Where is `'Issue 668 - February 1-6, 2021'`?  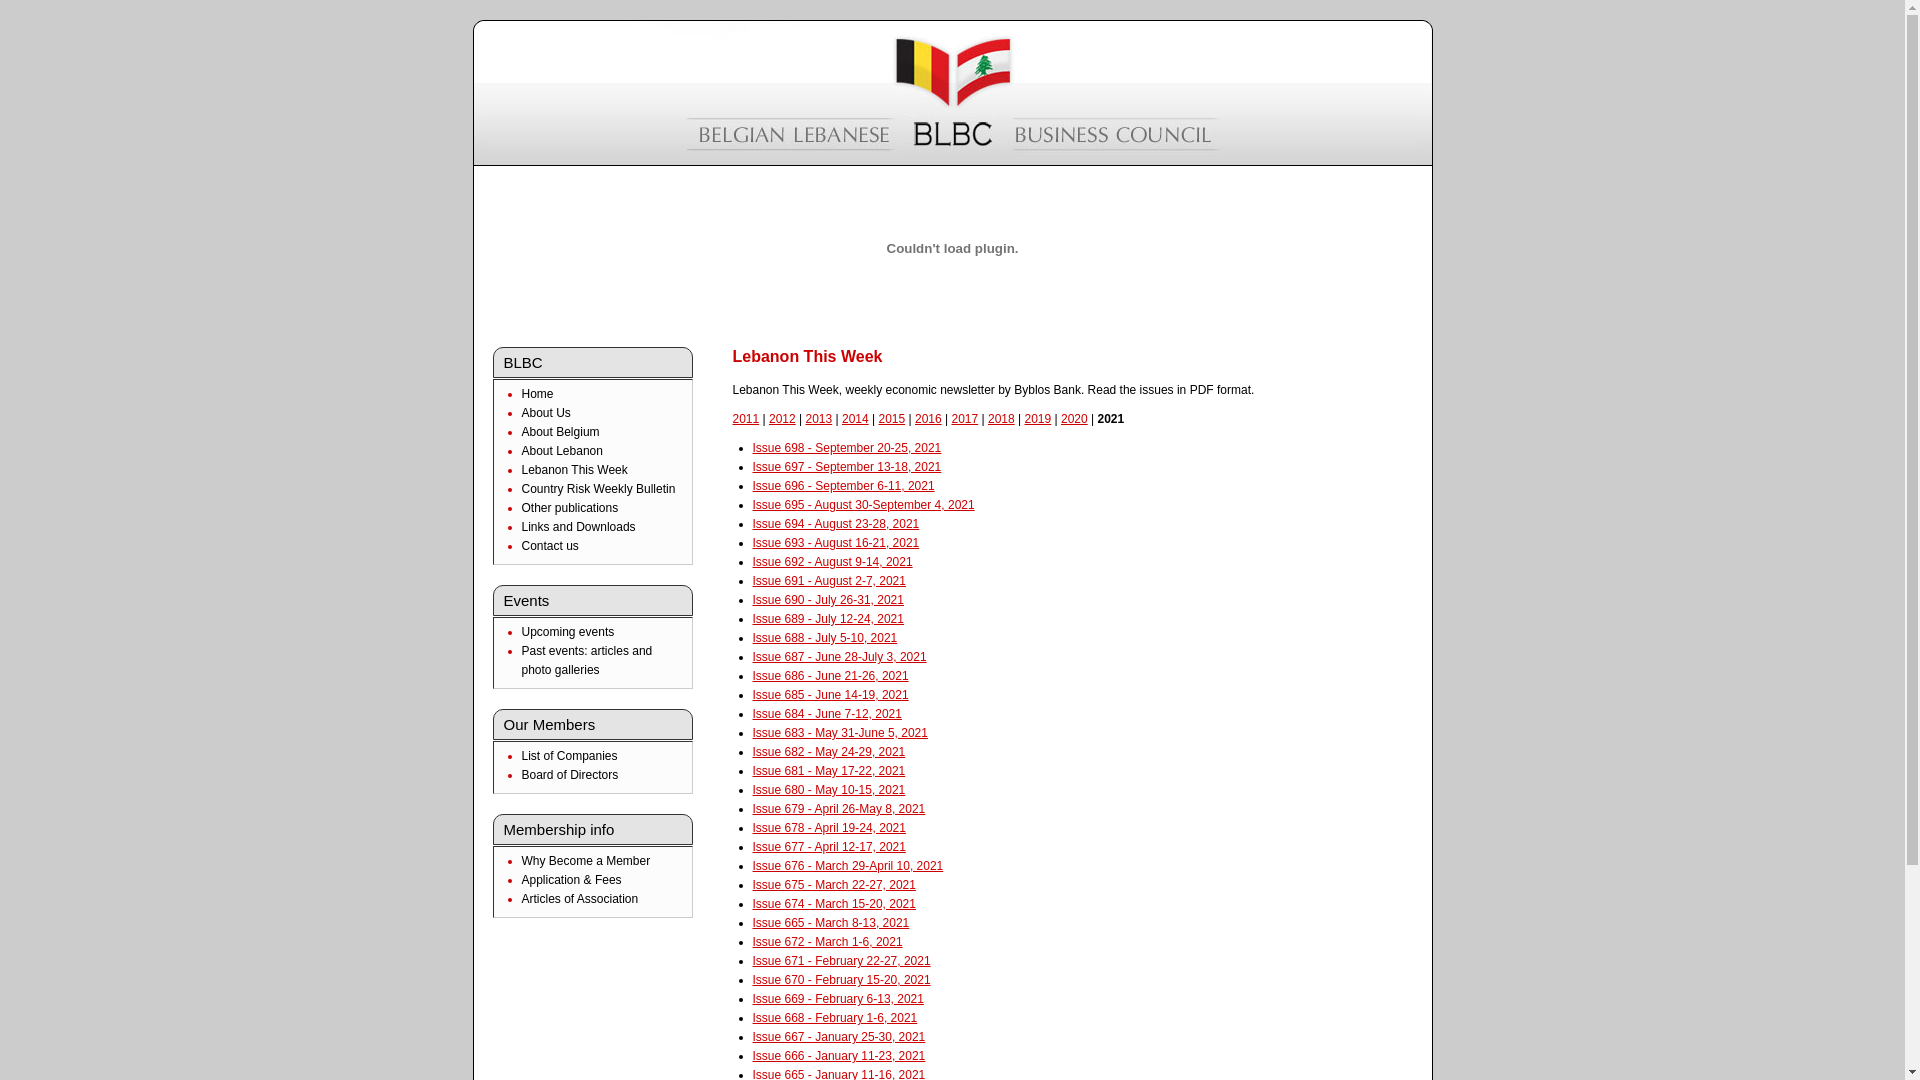
'Issue 668 - February 1-6, 2021' is located at coordinates (751, 1018).